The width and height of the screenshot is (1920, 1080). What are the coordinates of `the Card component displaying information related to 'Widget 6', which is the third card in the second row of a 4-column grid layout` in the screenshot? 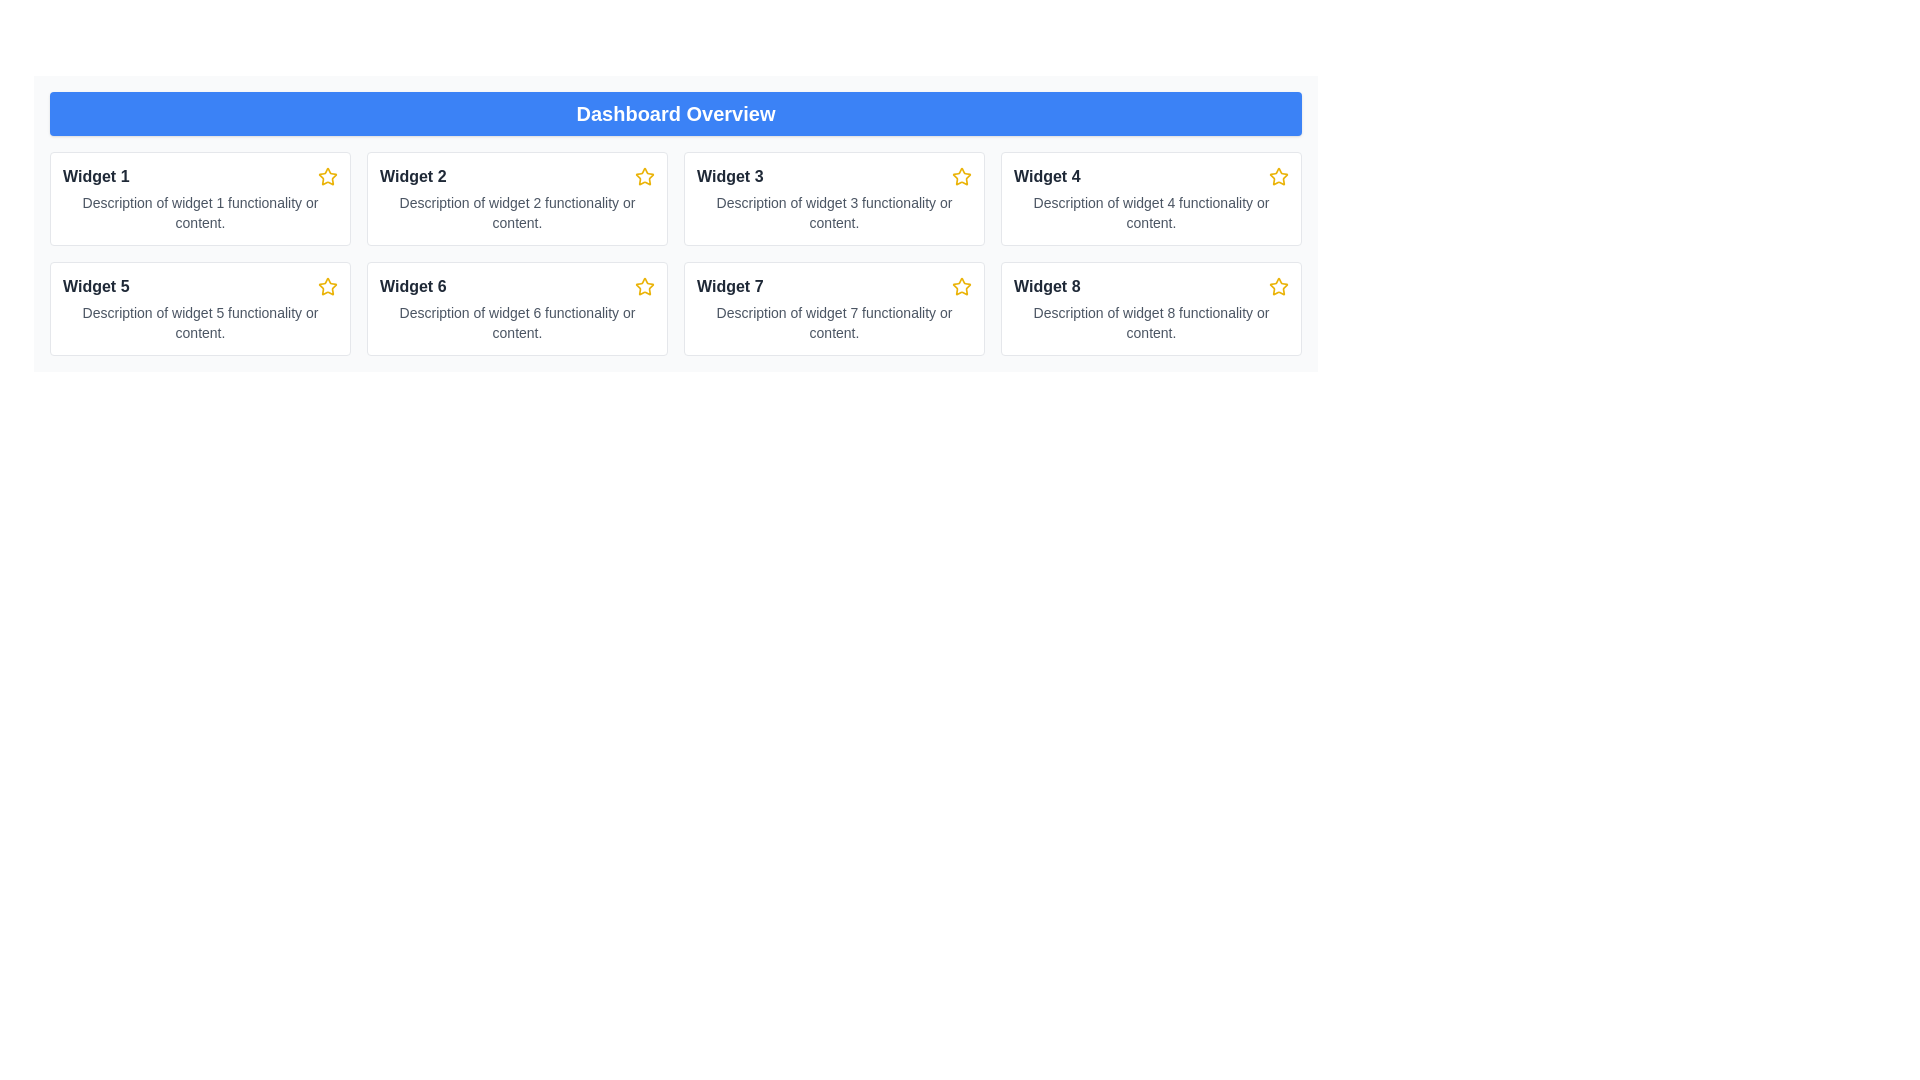 It's located at (517, 308).